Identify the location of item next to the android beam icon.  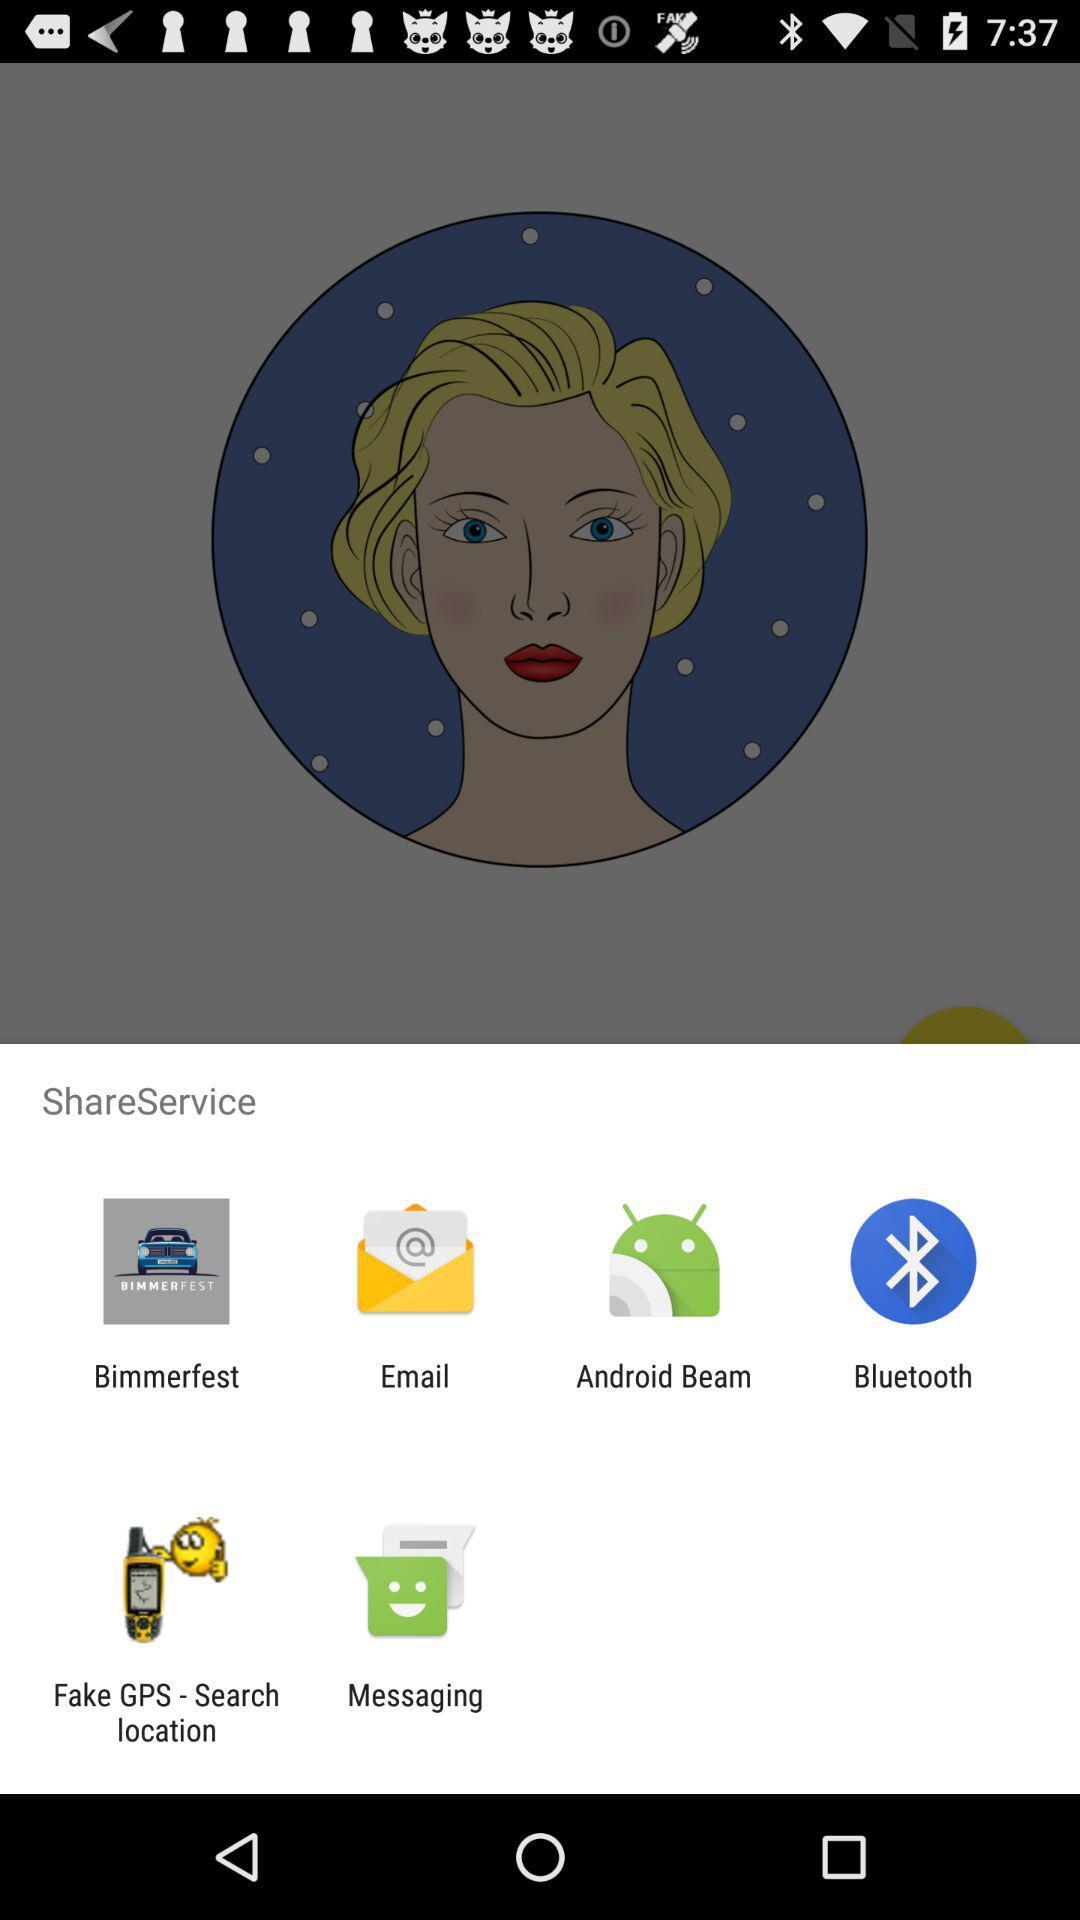
(913, 1392).